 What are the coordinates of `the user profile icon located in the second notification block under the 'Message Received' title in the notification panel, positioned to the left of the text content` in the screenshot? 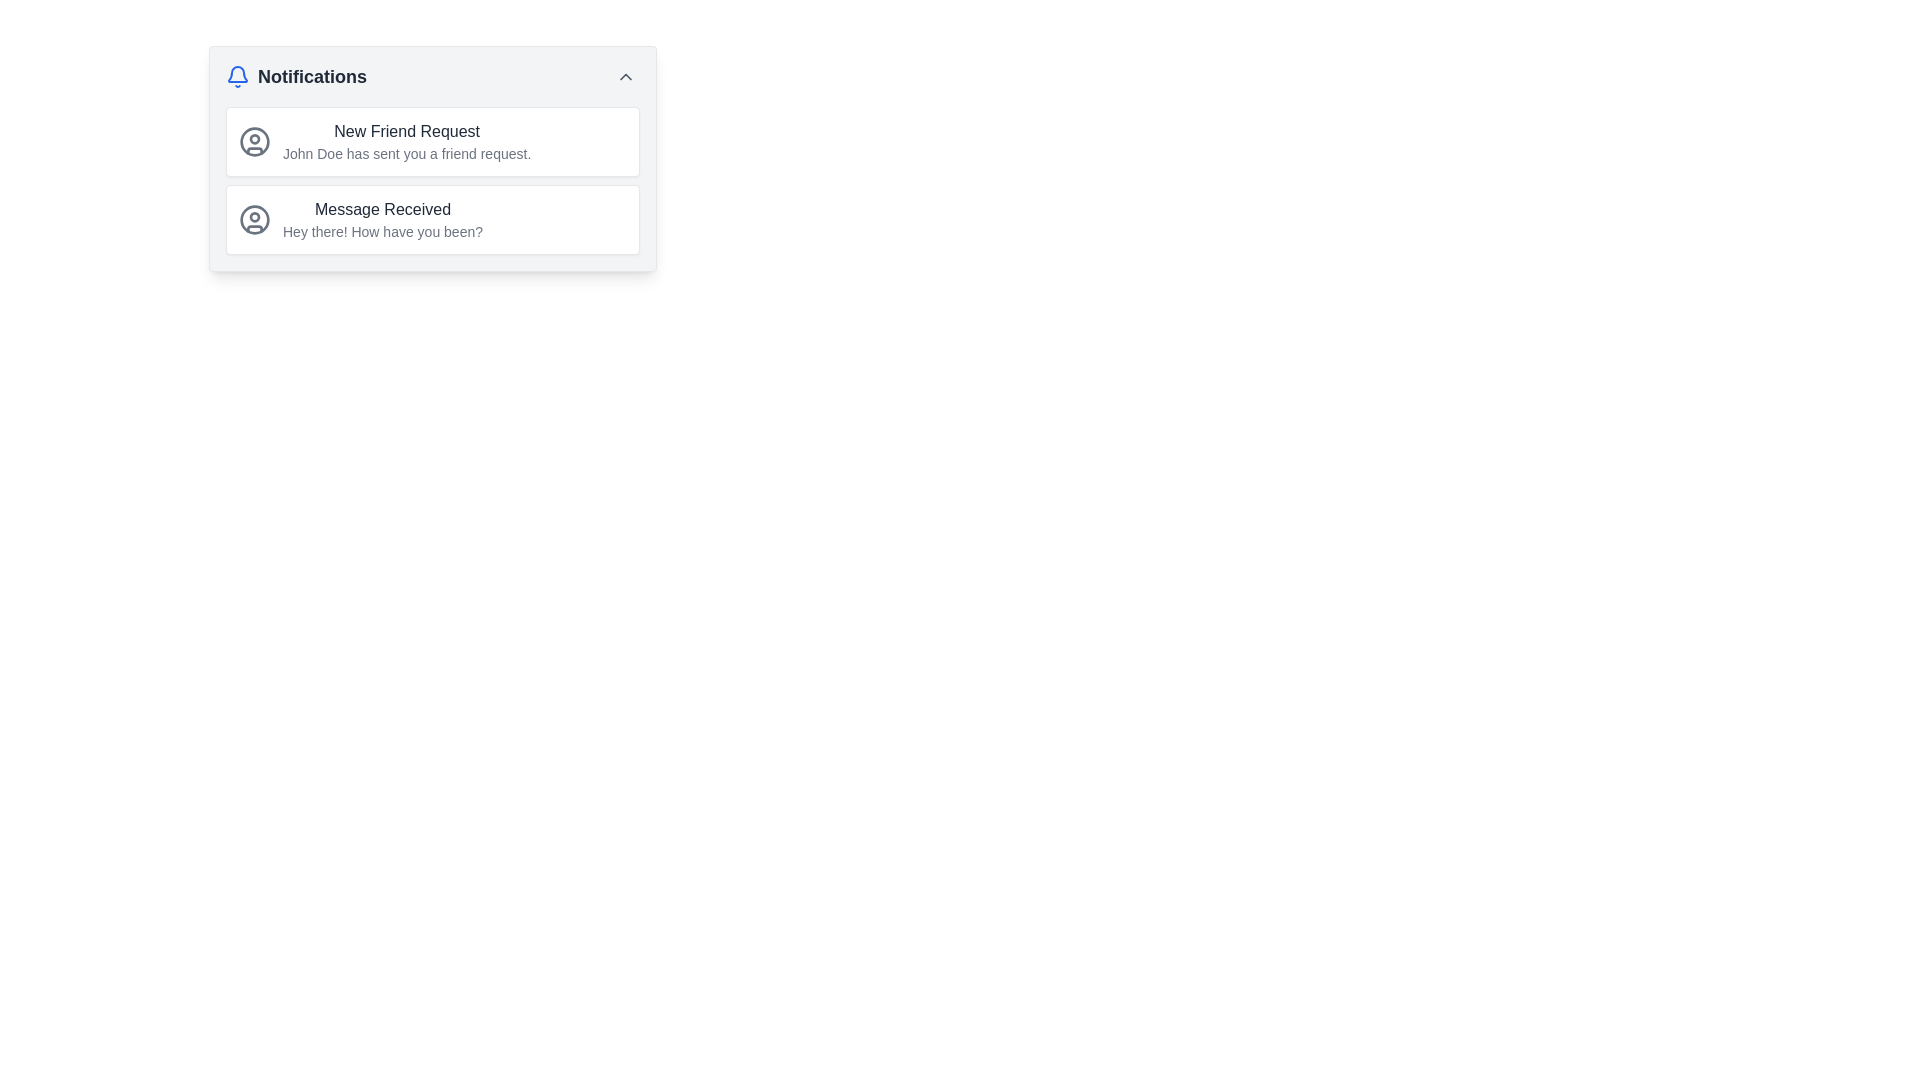 It's located at (253, 219).